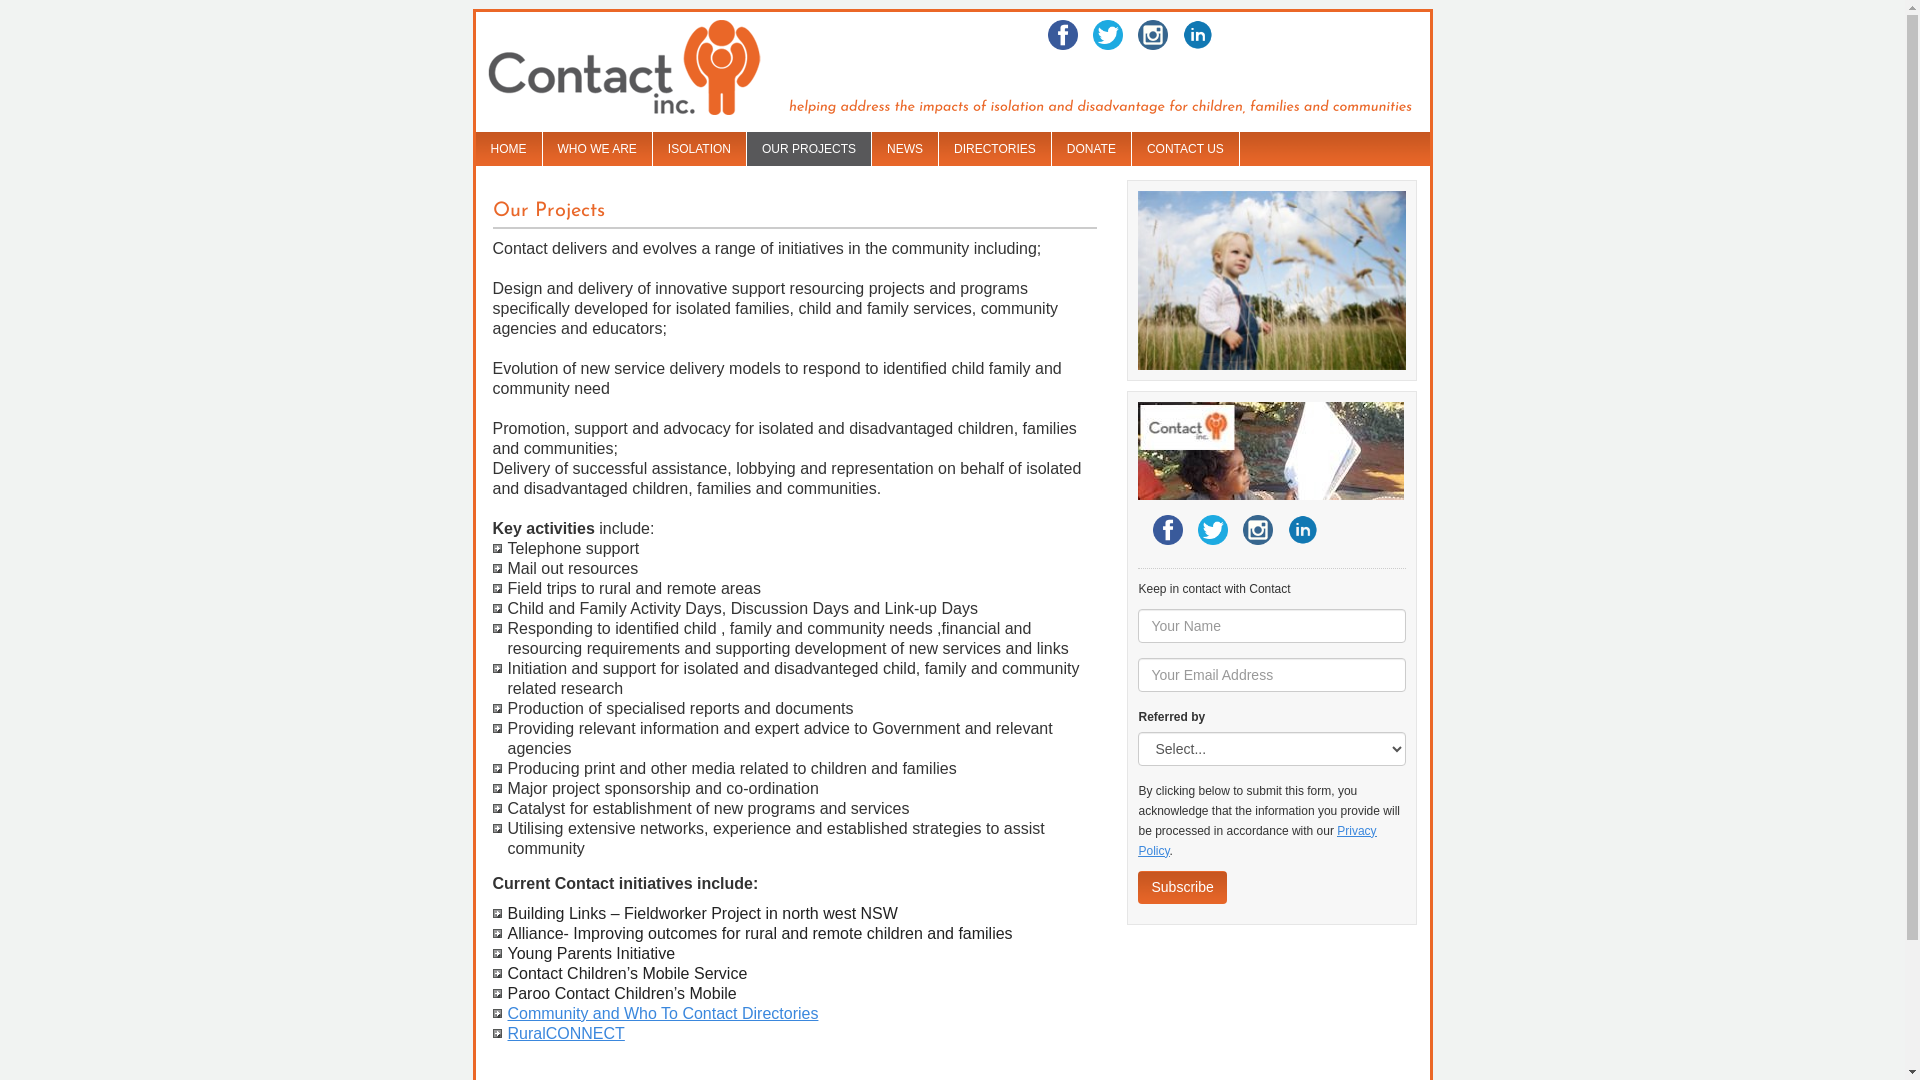 This screenshot has width=1920, height=1080. What do you see at coordinates (1061, 34) in the screenshot?
I see `'Facebook'` at bounding box center [1061, 34].